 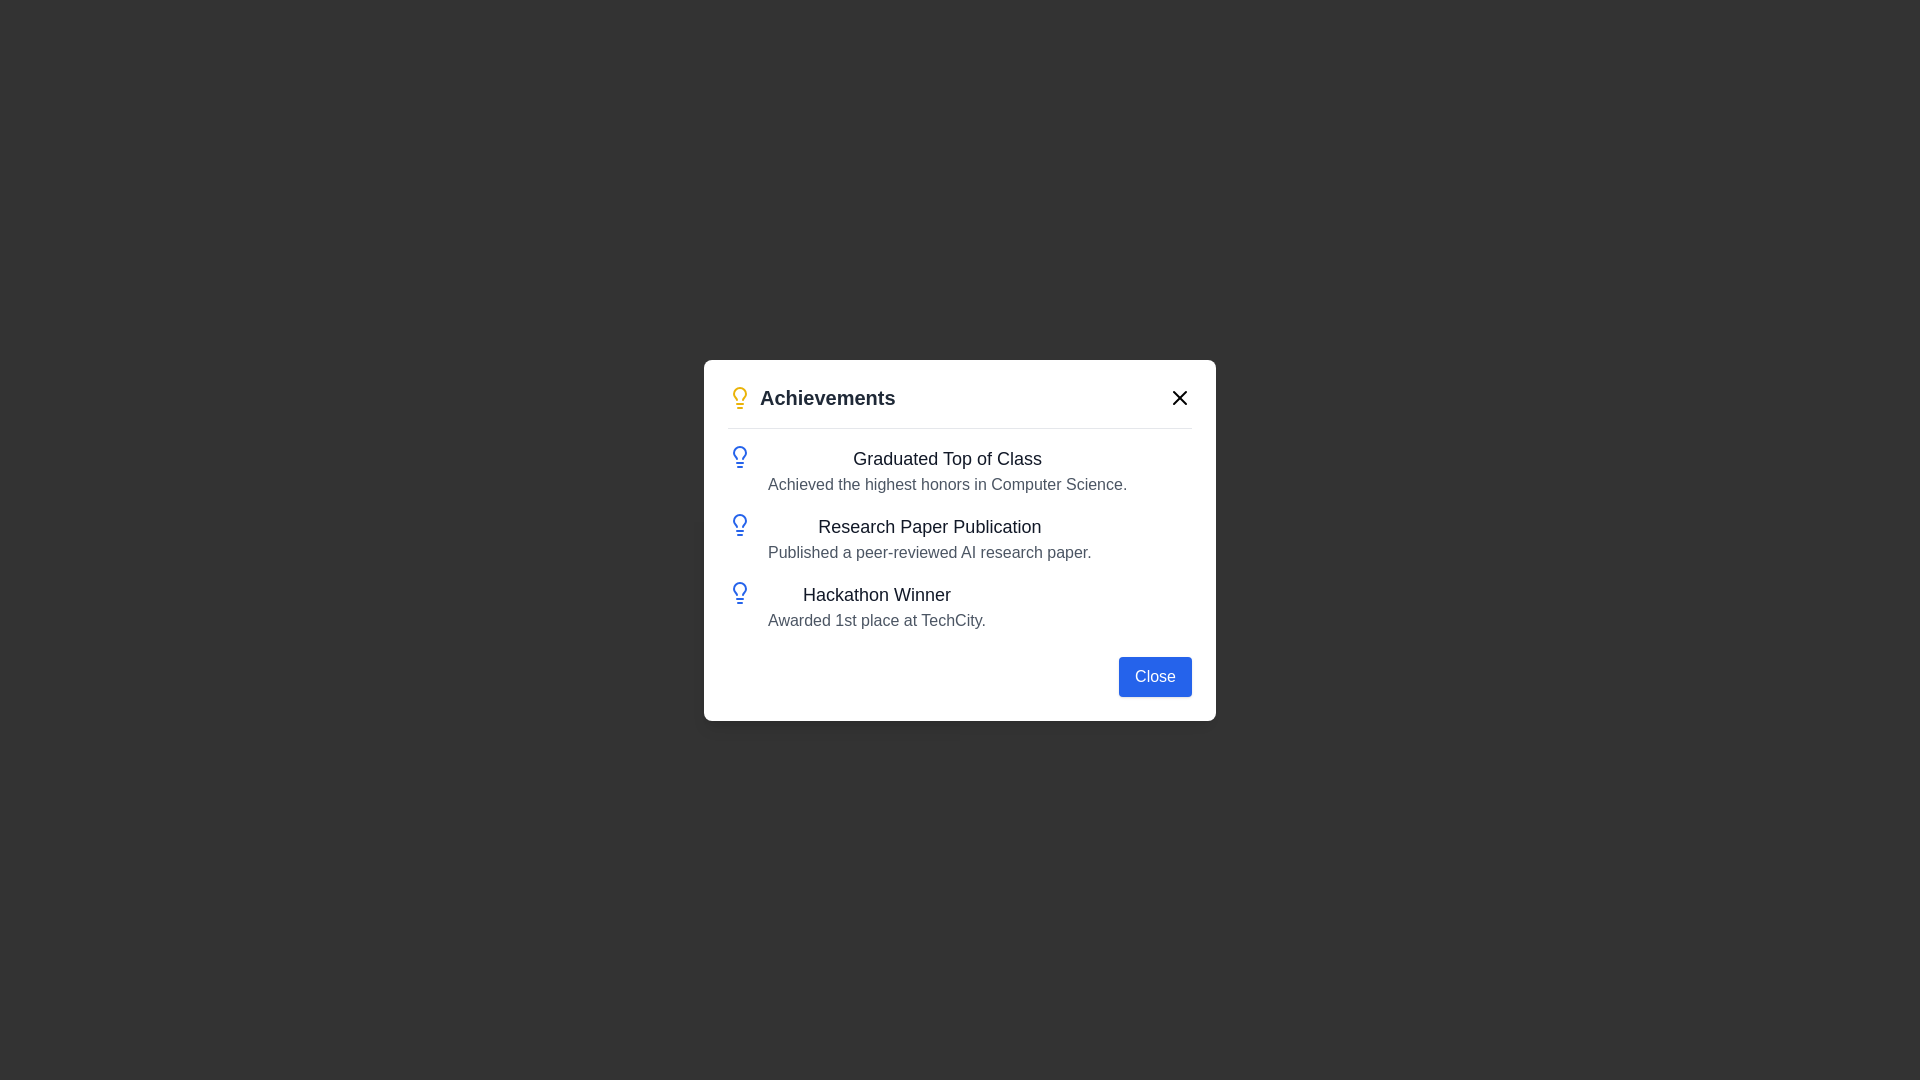 What do you see at coordinates (876, 605) in the screenshot?
I see `and interpret the text content of the third achievement entry in the vertical list, which displays information about a hackathon award, positioned below 'Research Paper Publication' and above the 'Close' button` at bounding box center [876, 605].